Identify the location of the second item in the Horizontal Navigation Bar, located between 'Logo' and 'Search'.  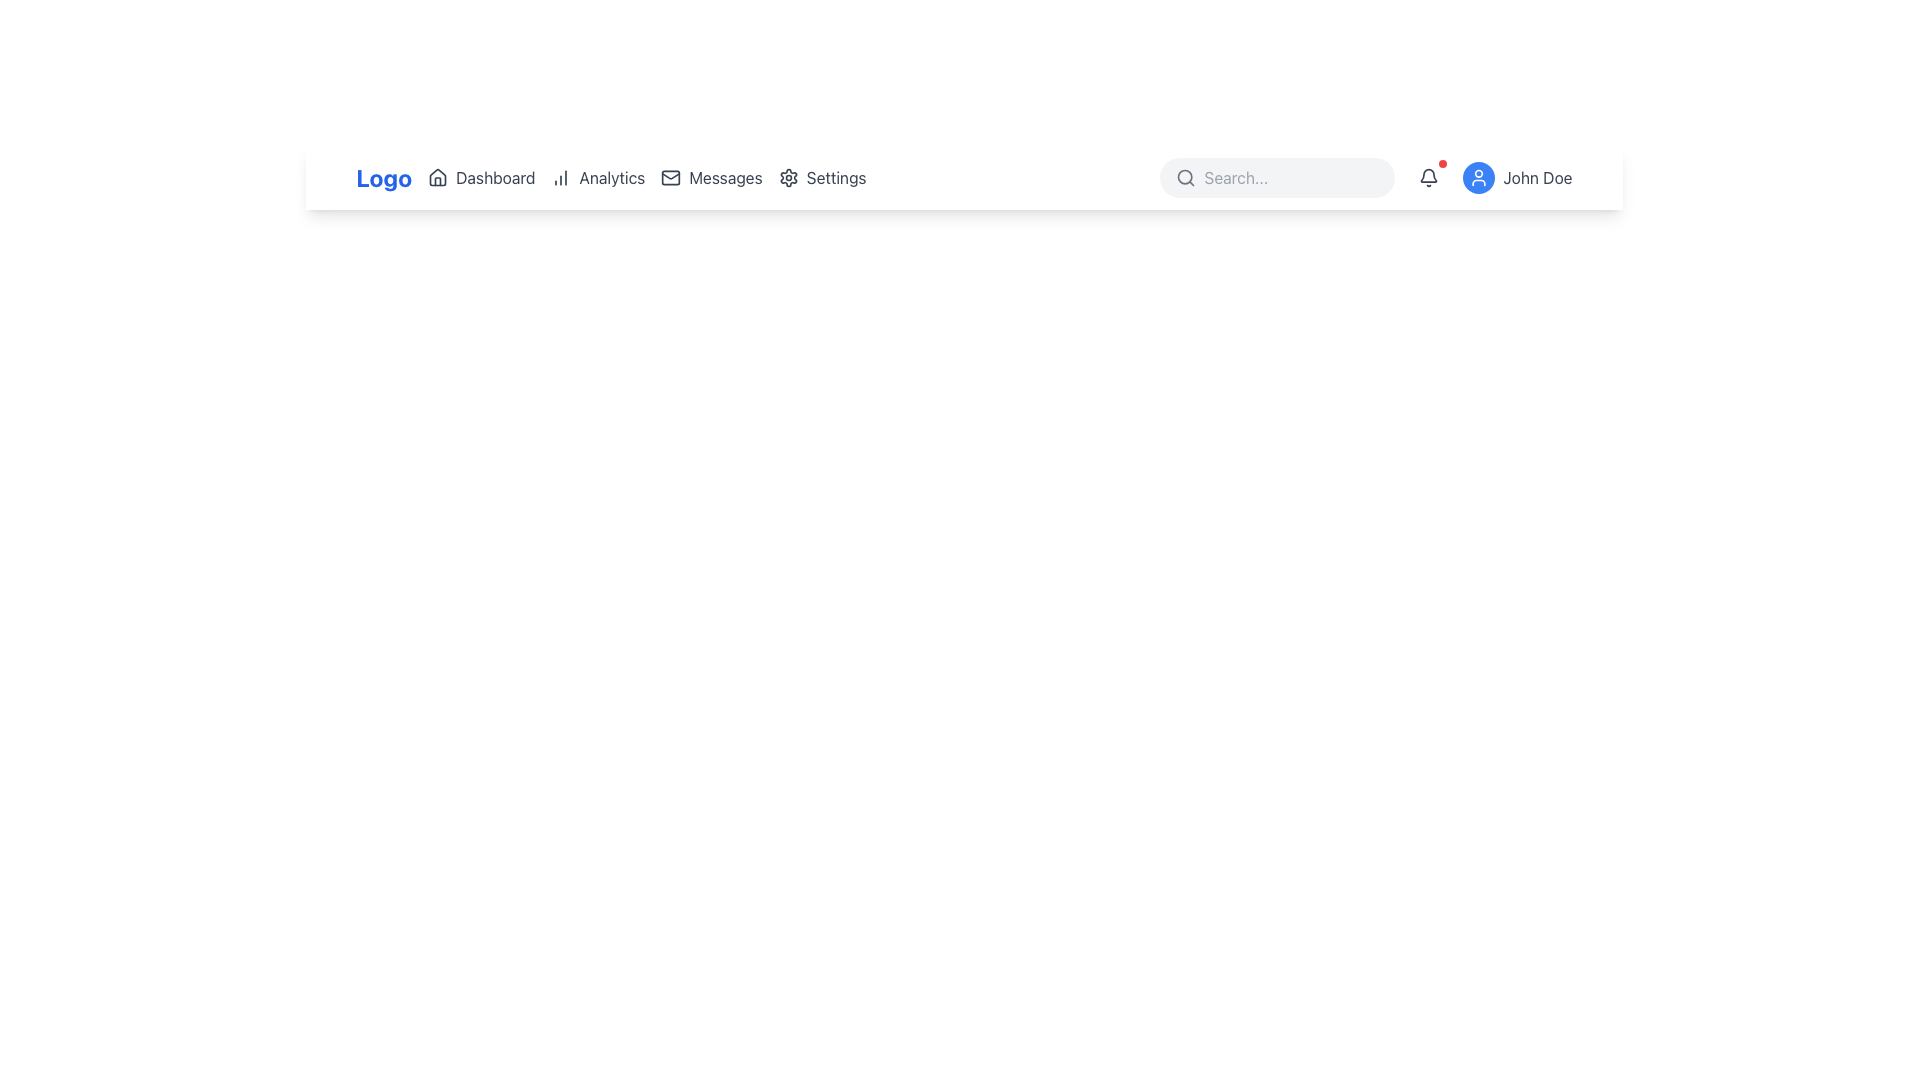
(647, 176).